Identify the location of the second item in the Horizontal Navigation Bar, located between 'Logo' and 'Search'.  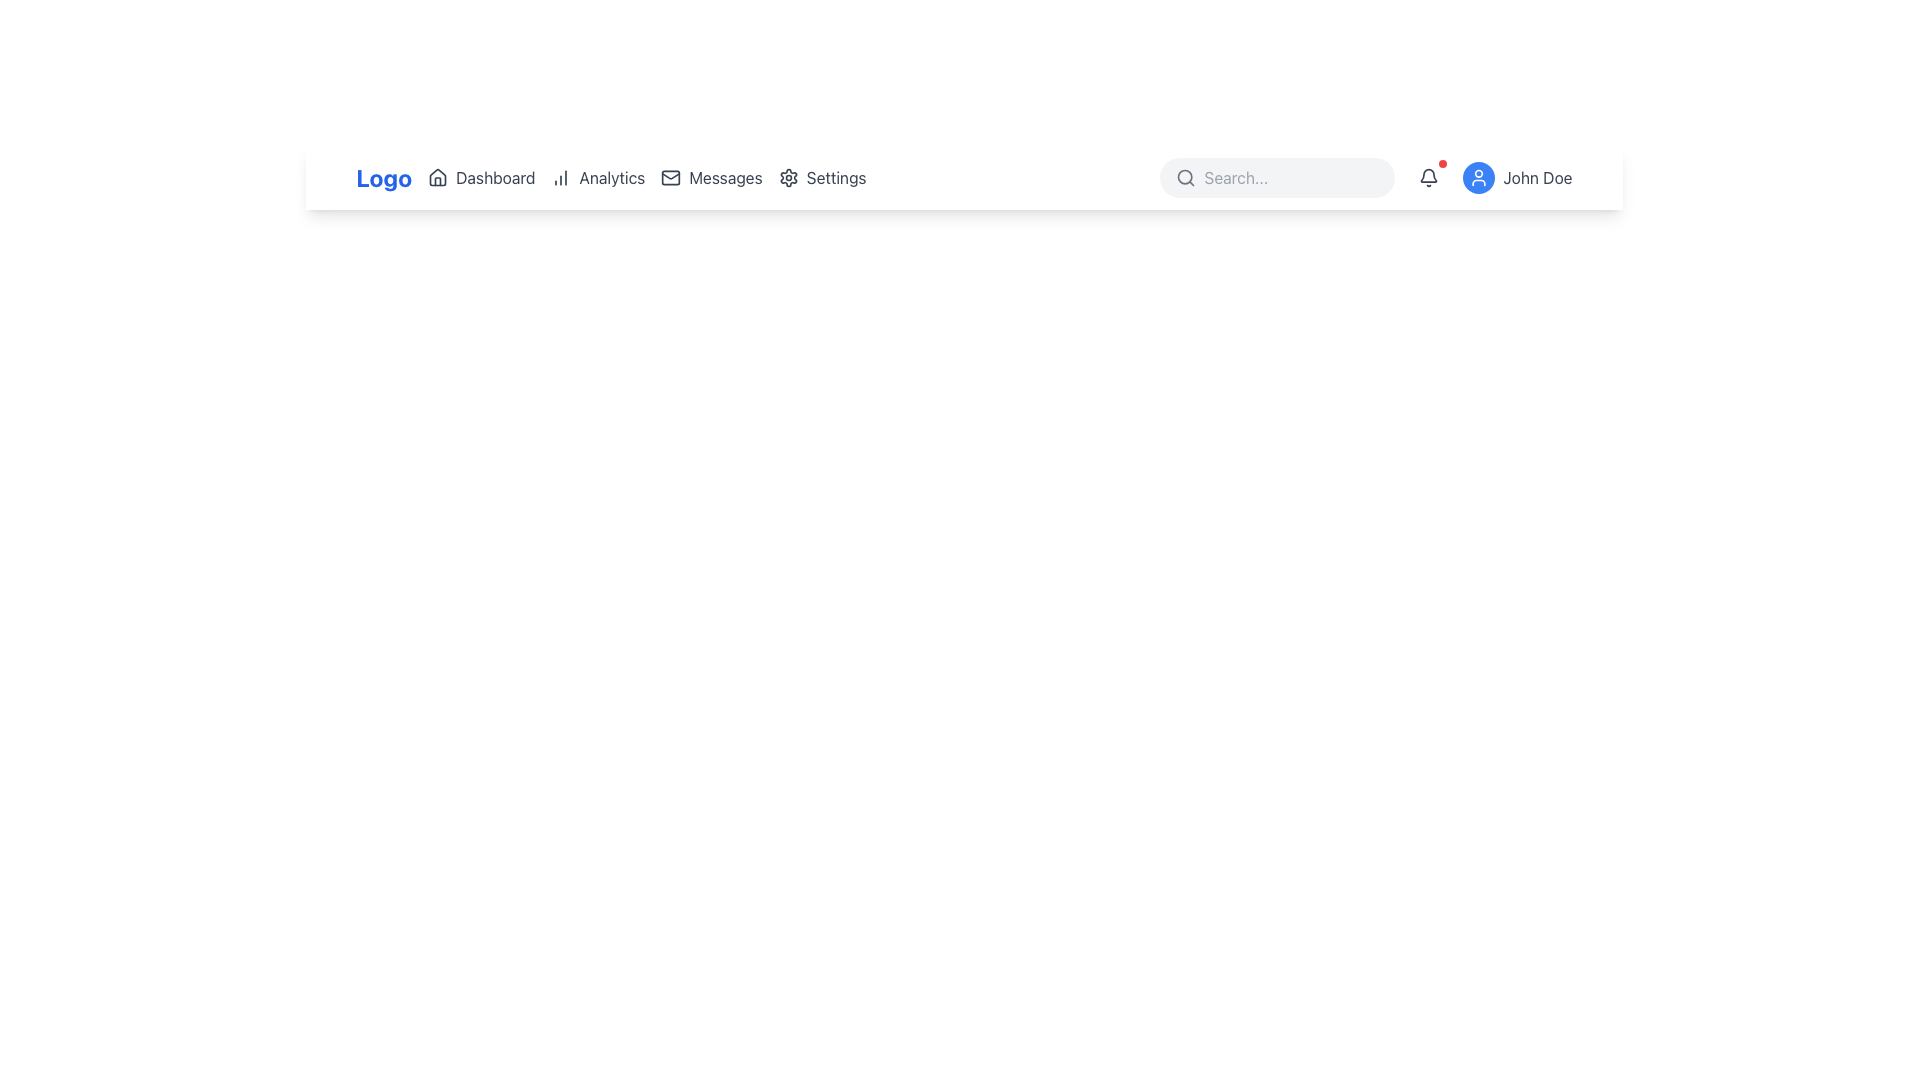
(647, 176).